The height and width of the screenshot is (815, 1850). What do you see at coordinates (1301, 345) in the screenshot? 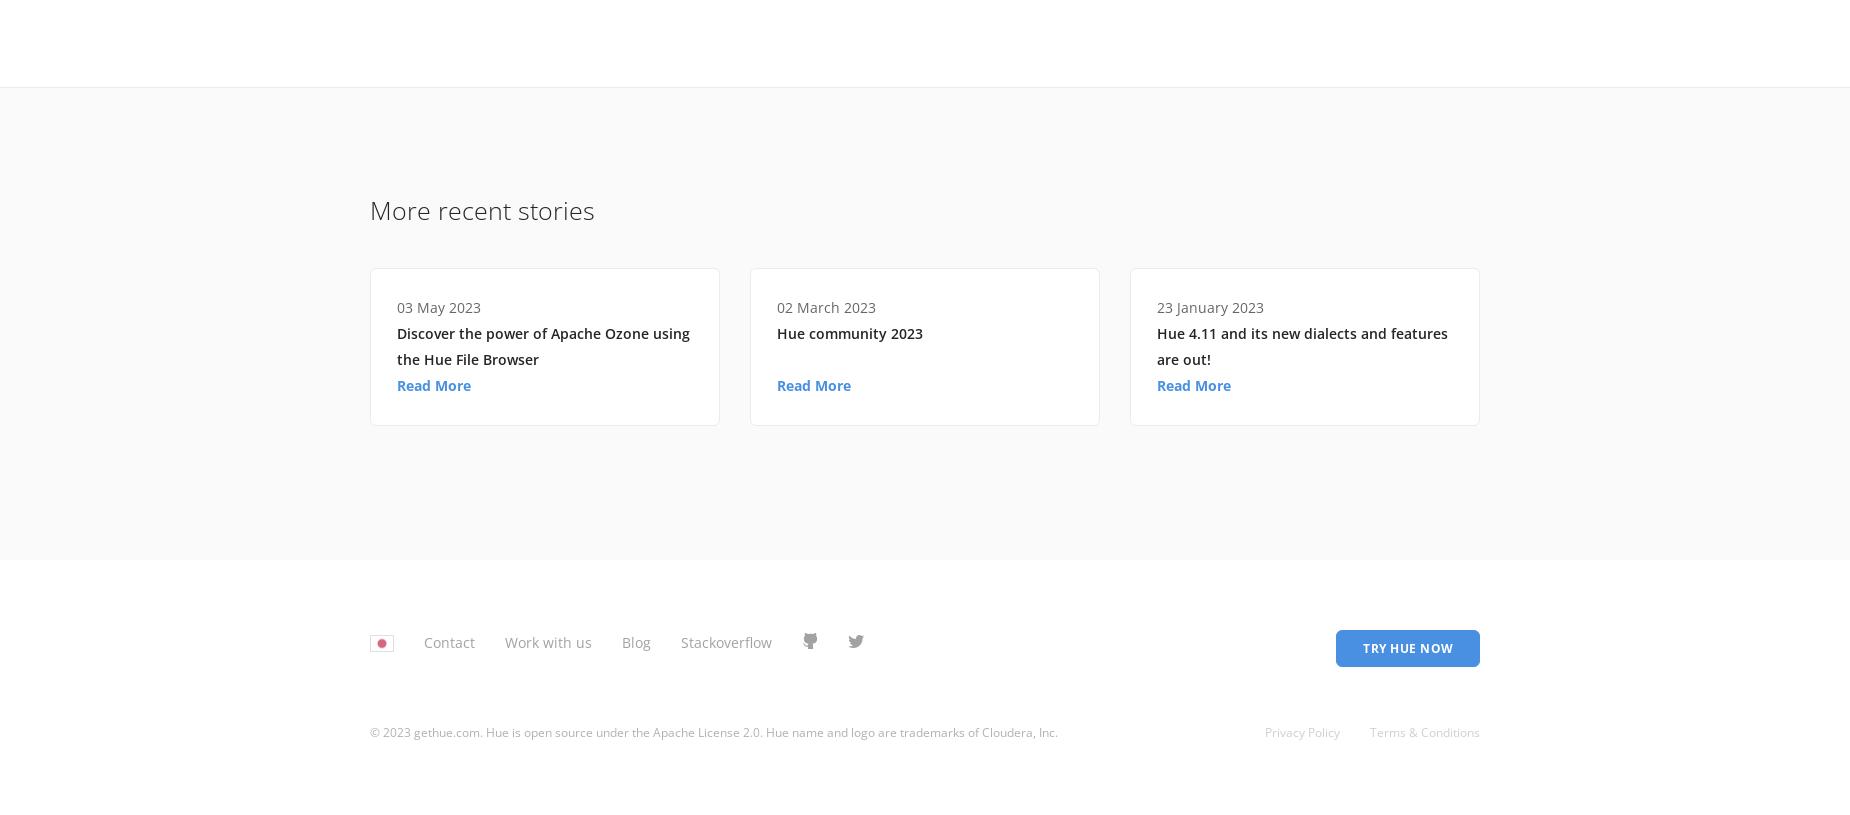
I see `'Hue 4.11 and its new dialects and features are out!'` at bounding box center [1301, 345].